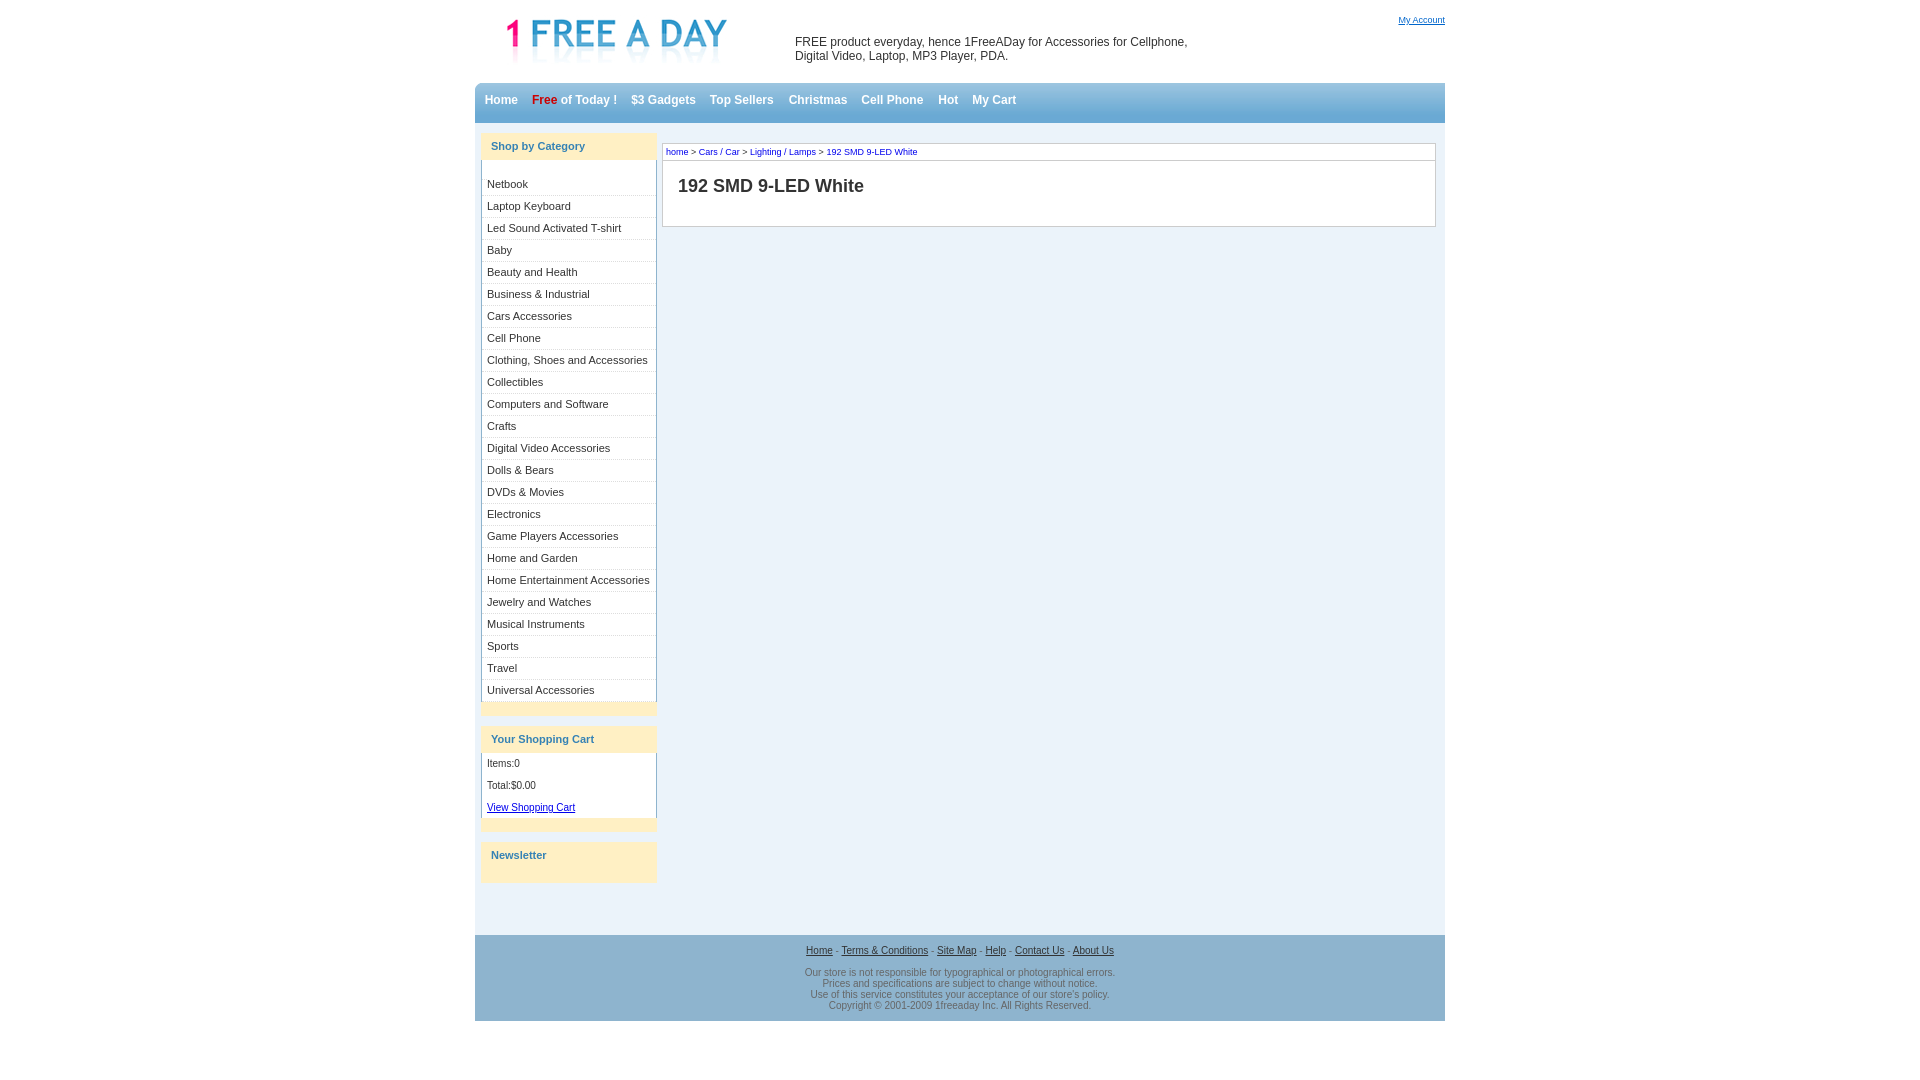  Describe the element at coordinates (884, 949) in the screenshot. I see `'Terms & Conditions'` at that location.